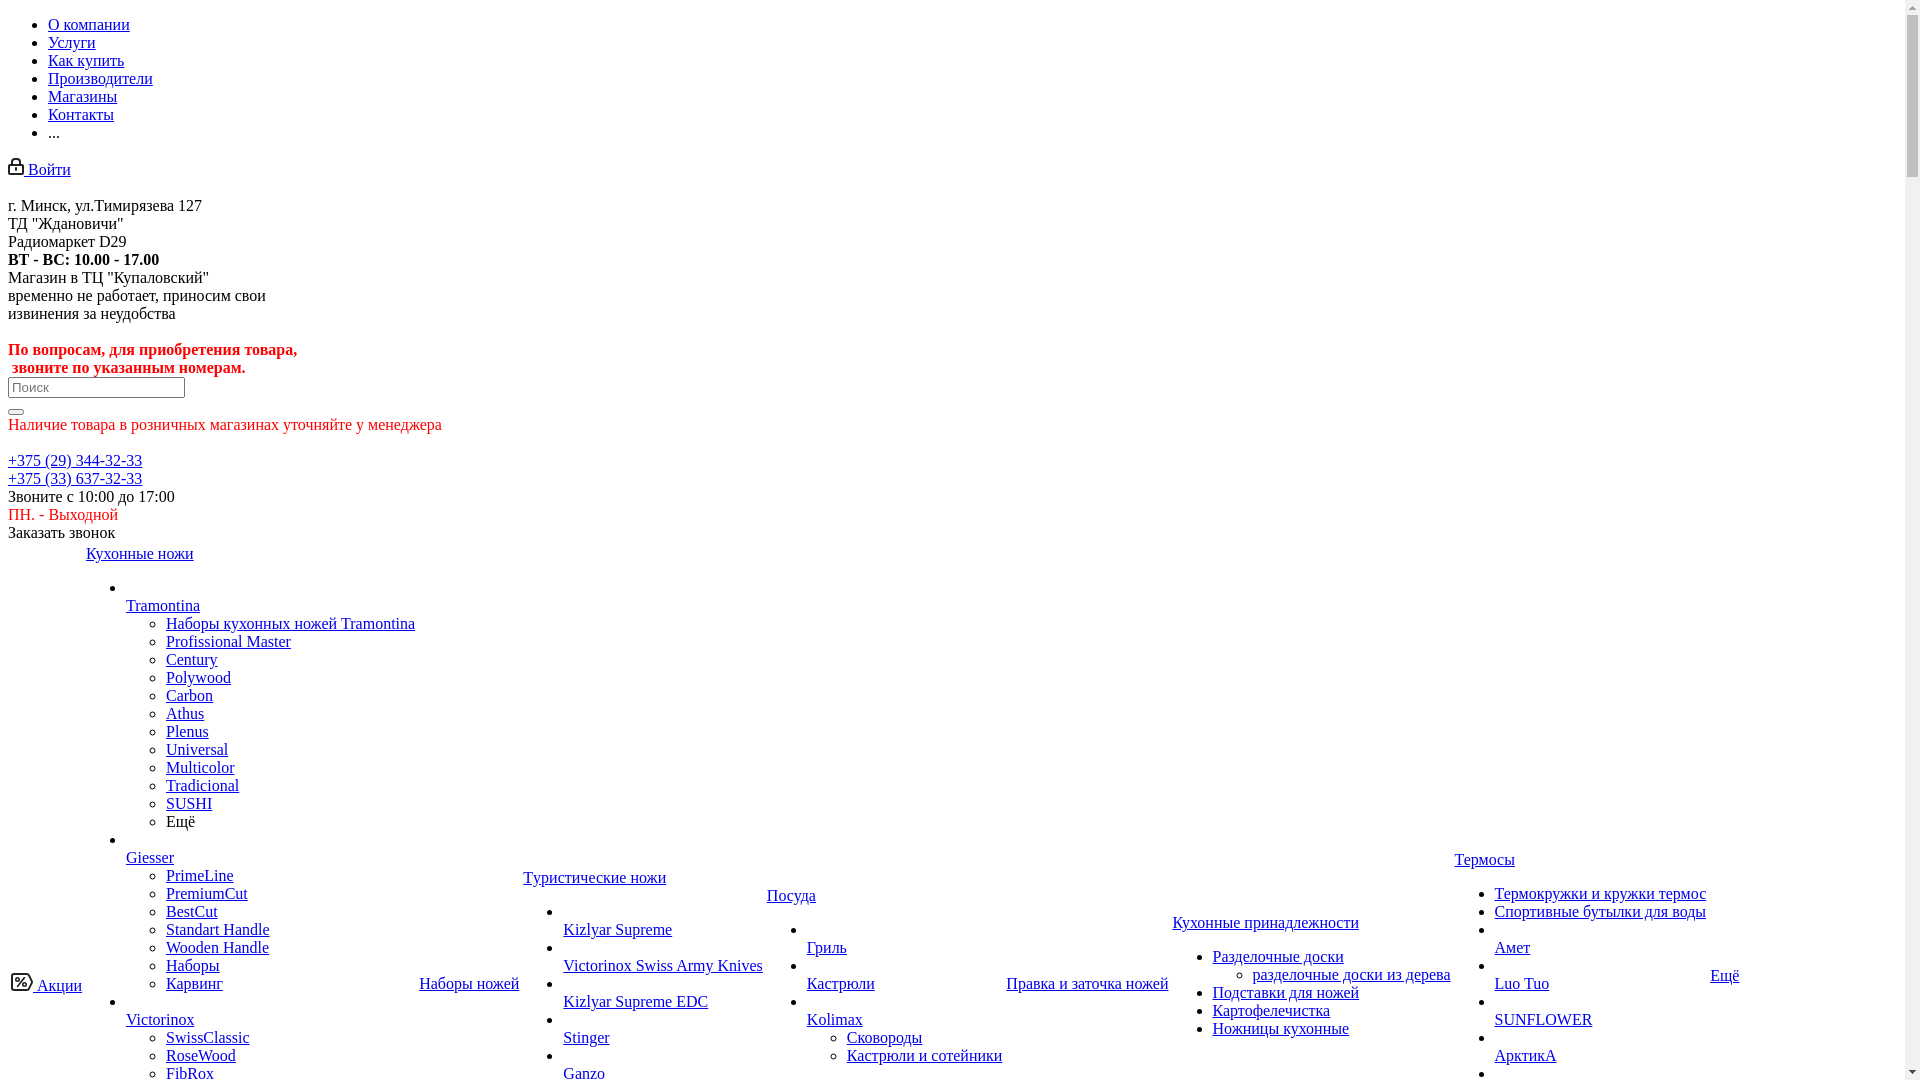  Describe the element at coordinates (1494, 1006) in the screenshot. I see `'SUNFLOWER'` at that location.